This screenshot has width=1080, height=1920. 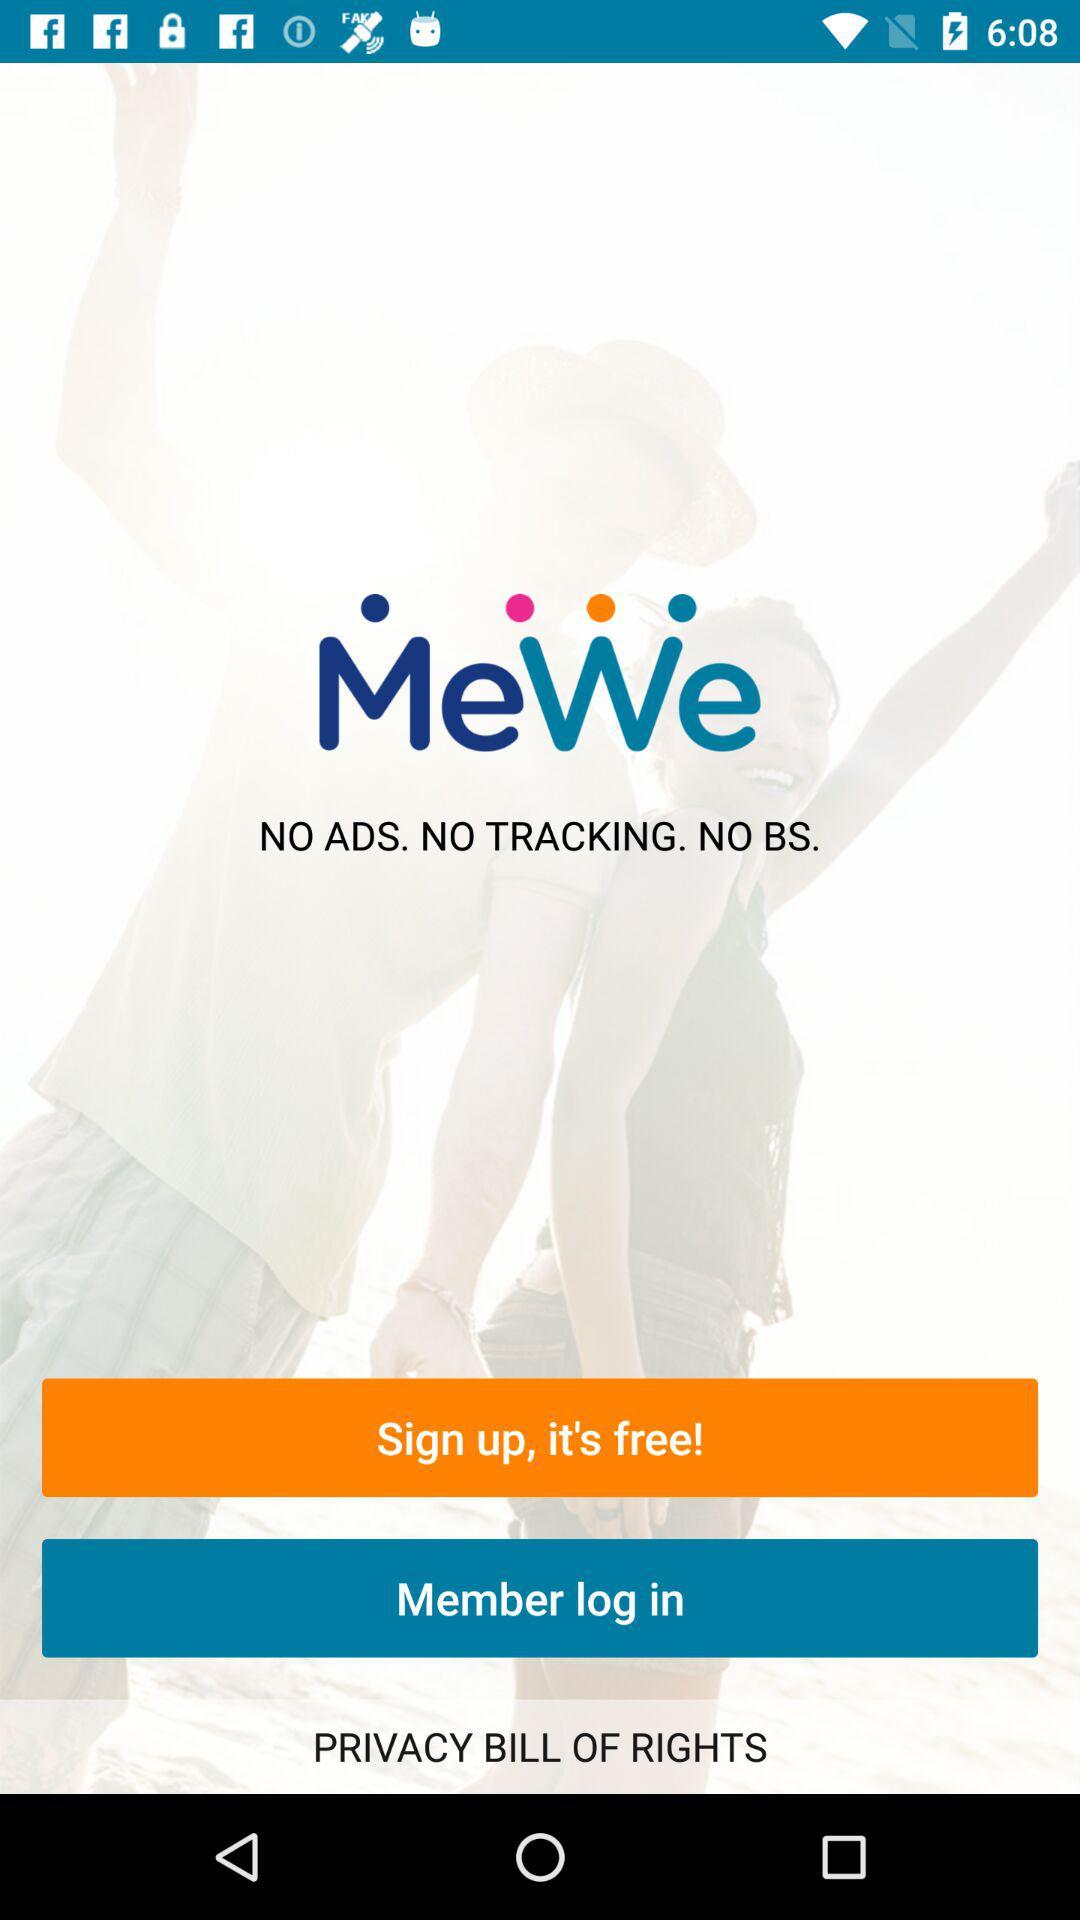 I want to click on the icon above the privacy bill of, so click(x=540, y=1597).